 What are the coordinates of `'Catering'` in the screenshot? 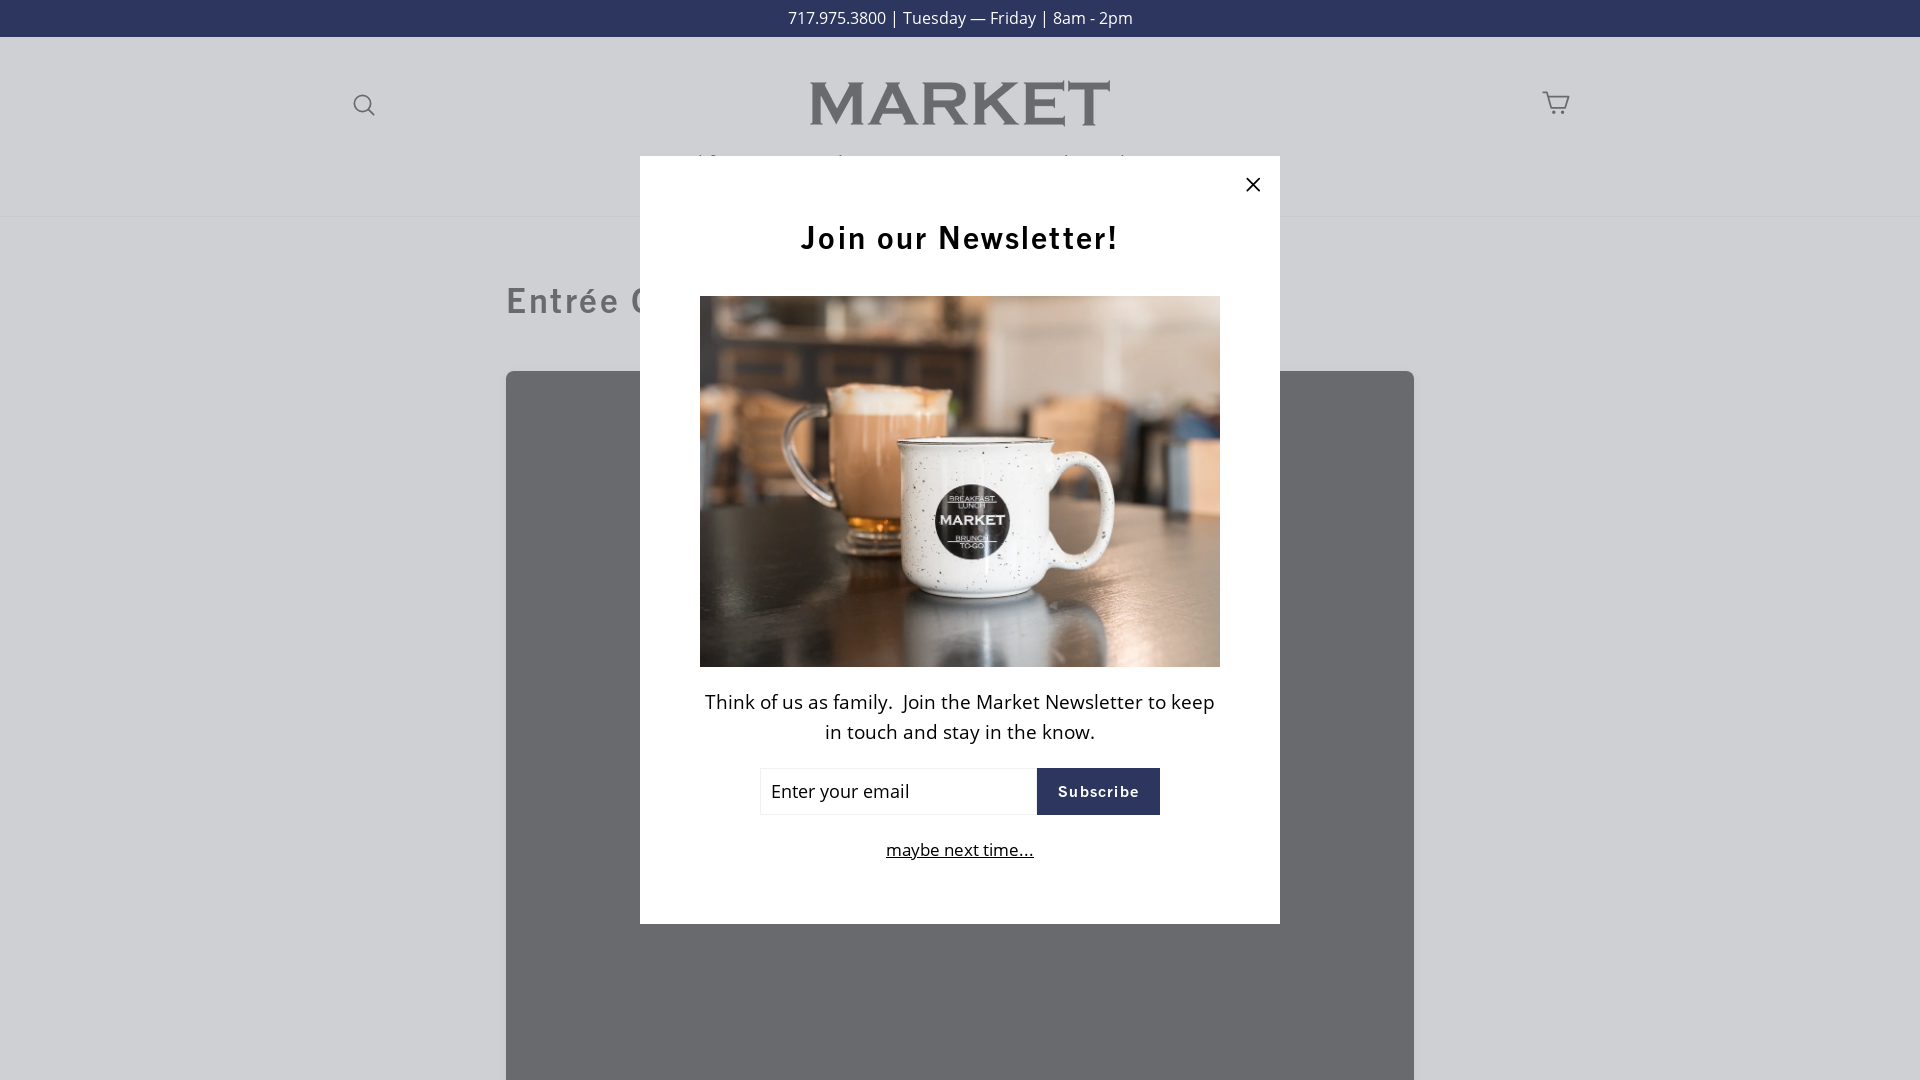 It's located at (949, 161).